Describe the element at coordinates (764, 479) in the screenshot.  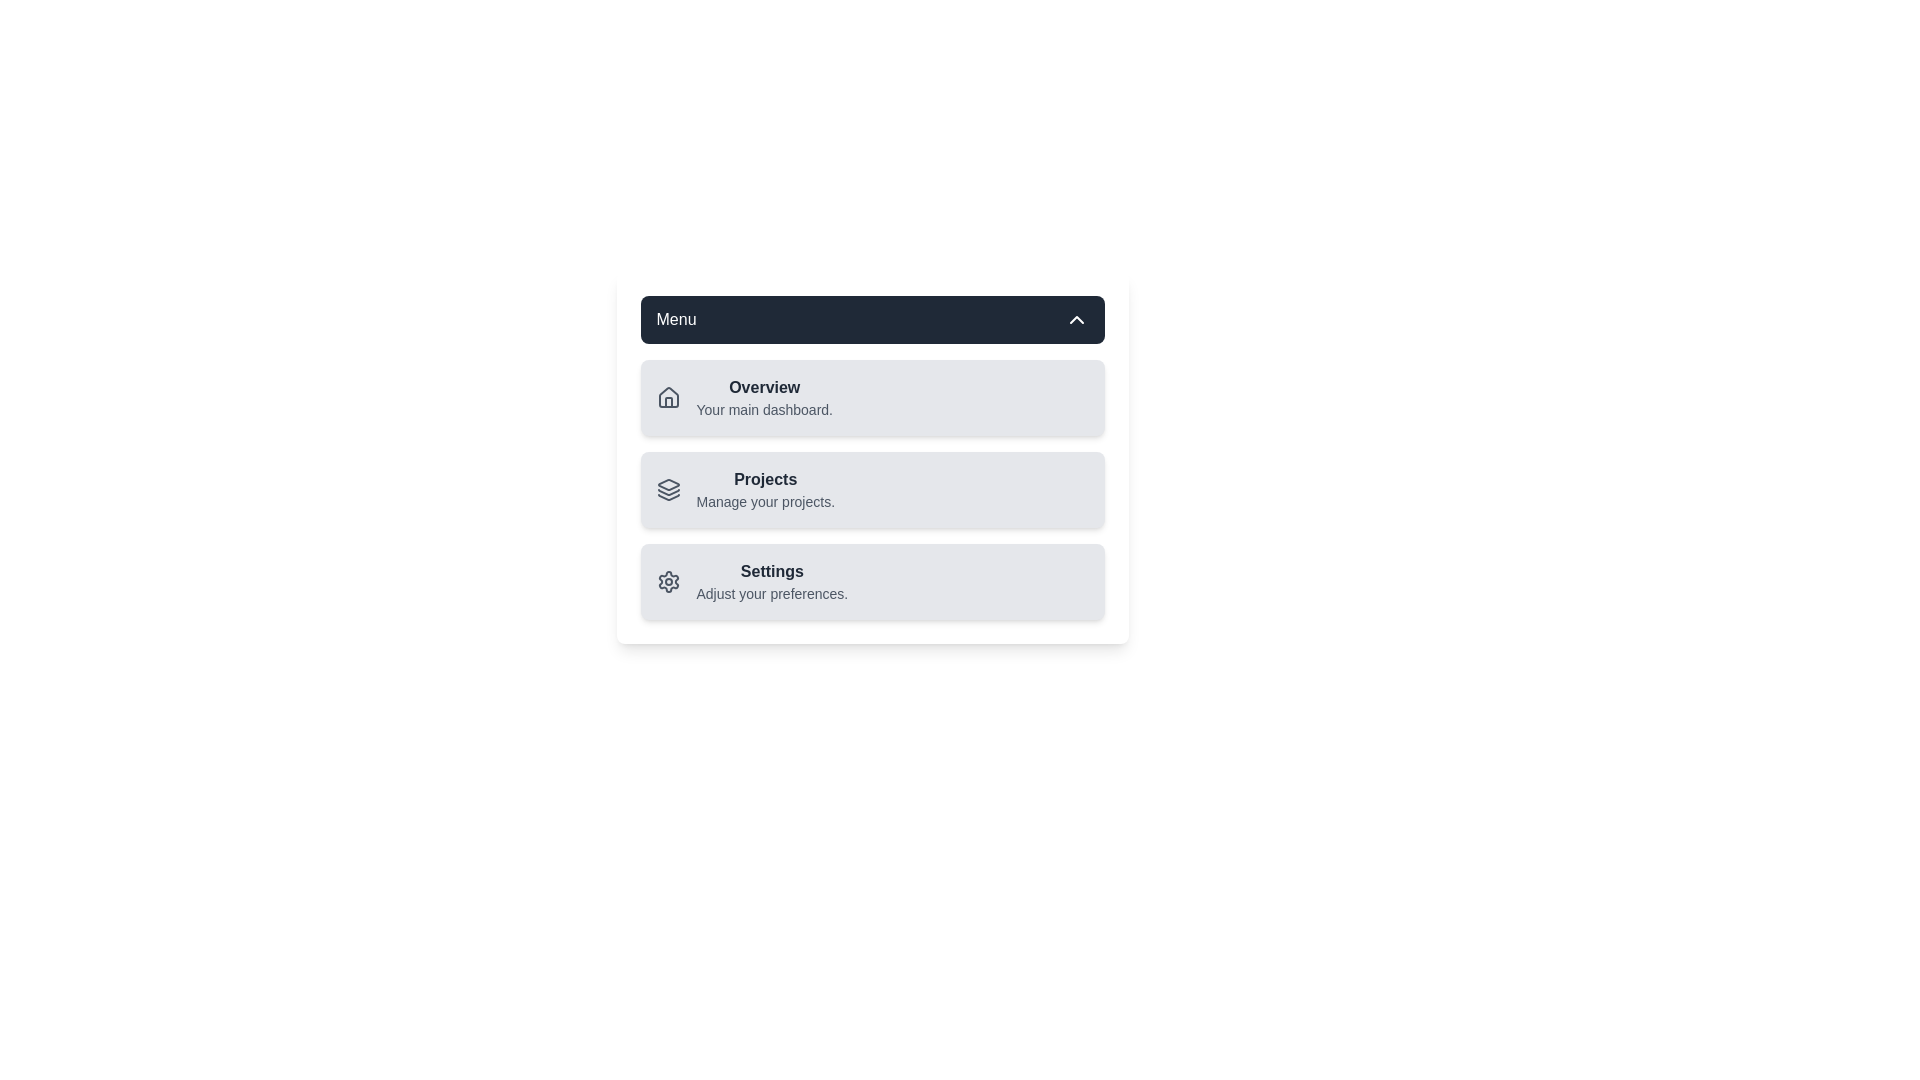
I see `the text of the menu item Projects to select it` at that location.